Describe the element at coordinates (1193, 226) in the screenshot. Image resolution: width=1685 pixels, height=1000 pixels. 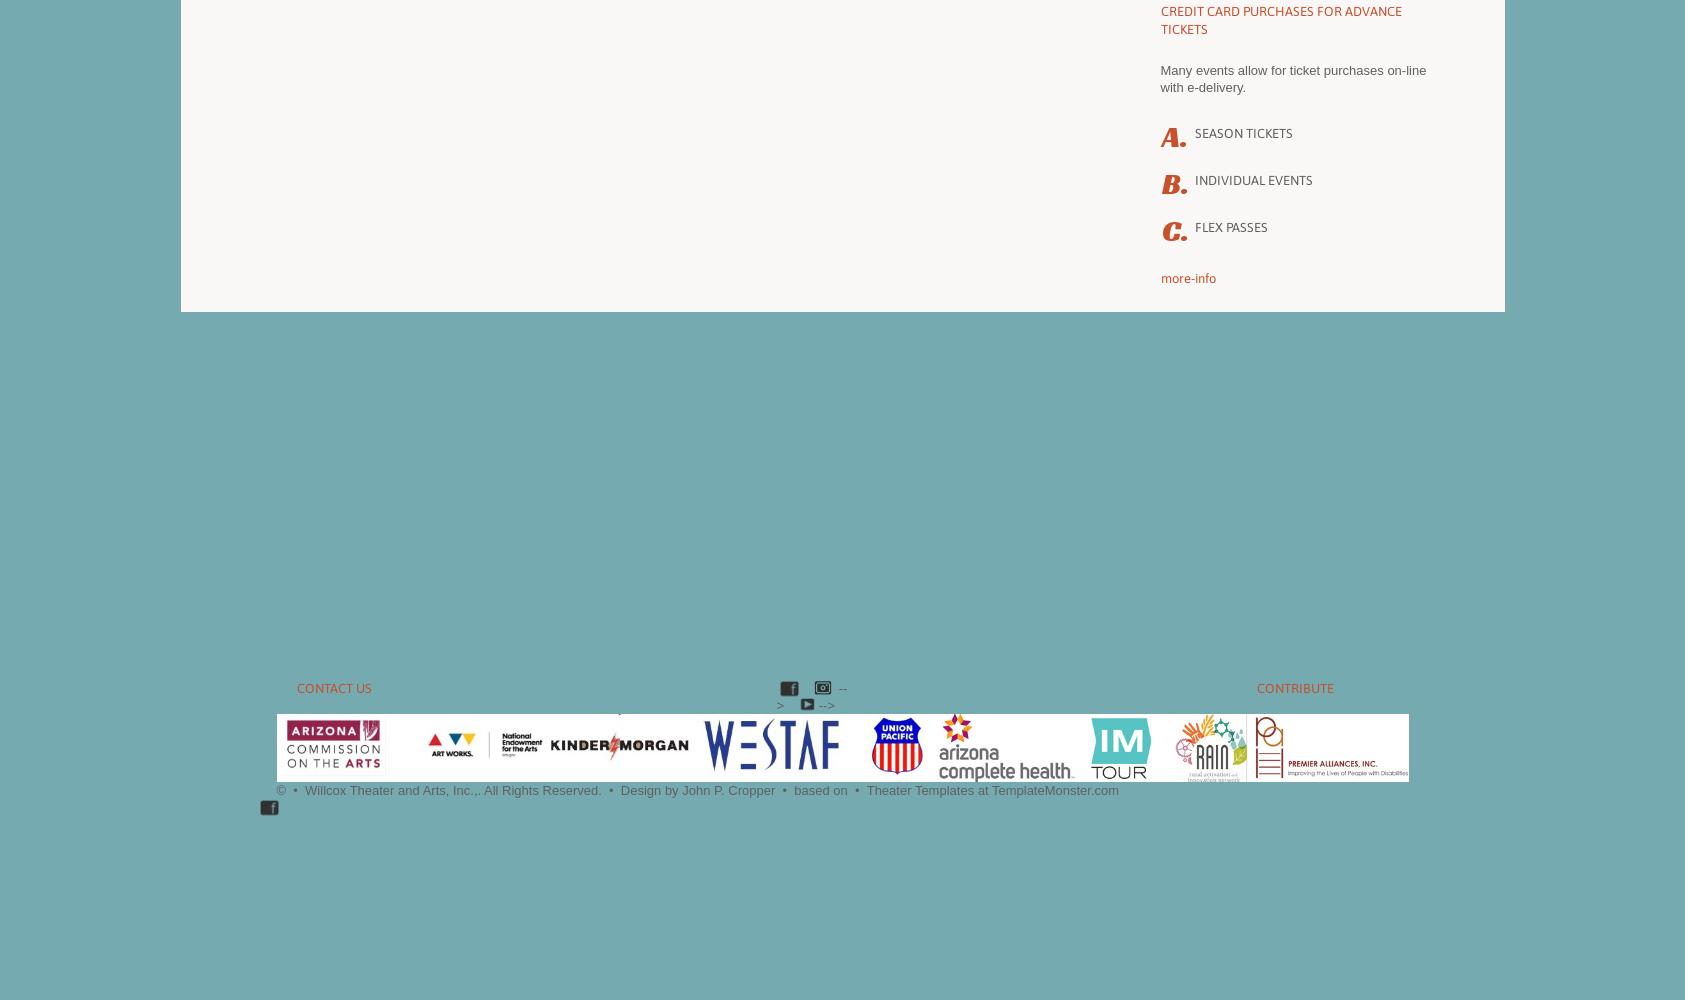
I see `'Flex Passes'` at that location.